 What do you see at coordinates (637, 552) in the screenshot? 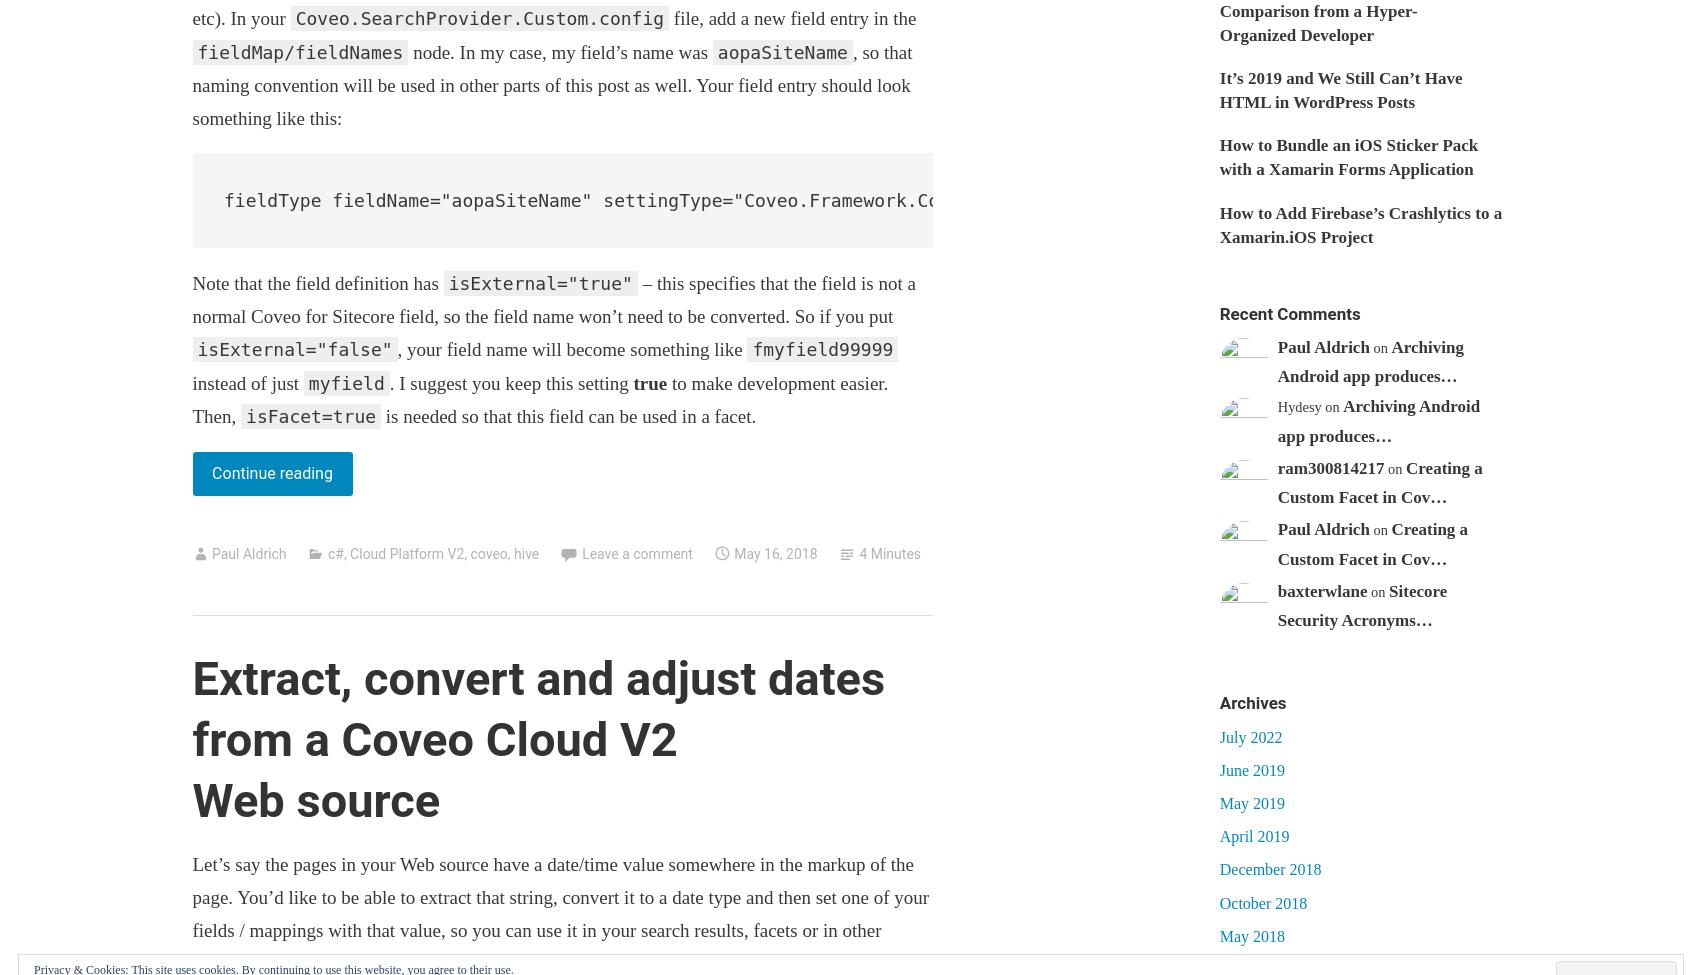
I see `'Leave a comment'` at bounding box center [637, 552].